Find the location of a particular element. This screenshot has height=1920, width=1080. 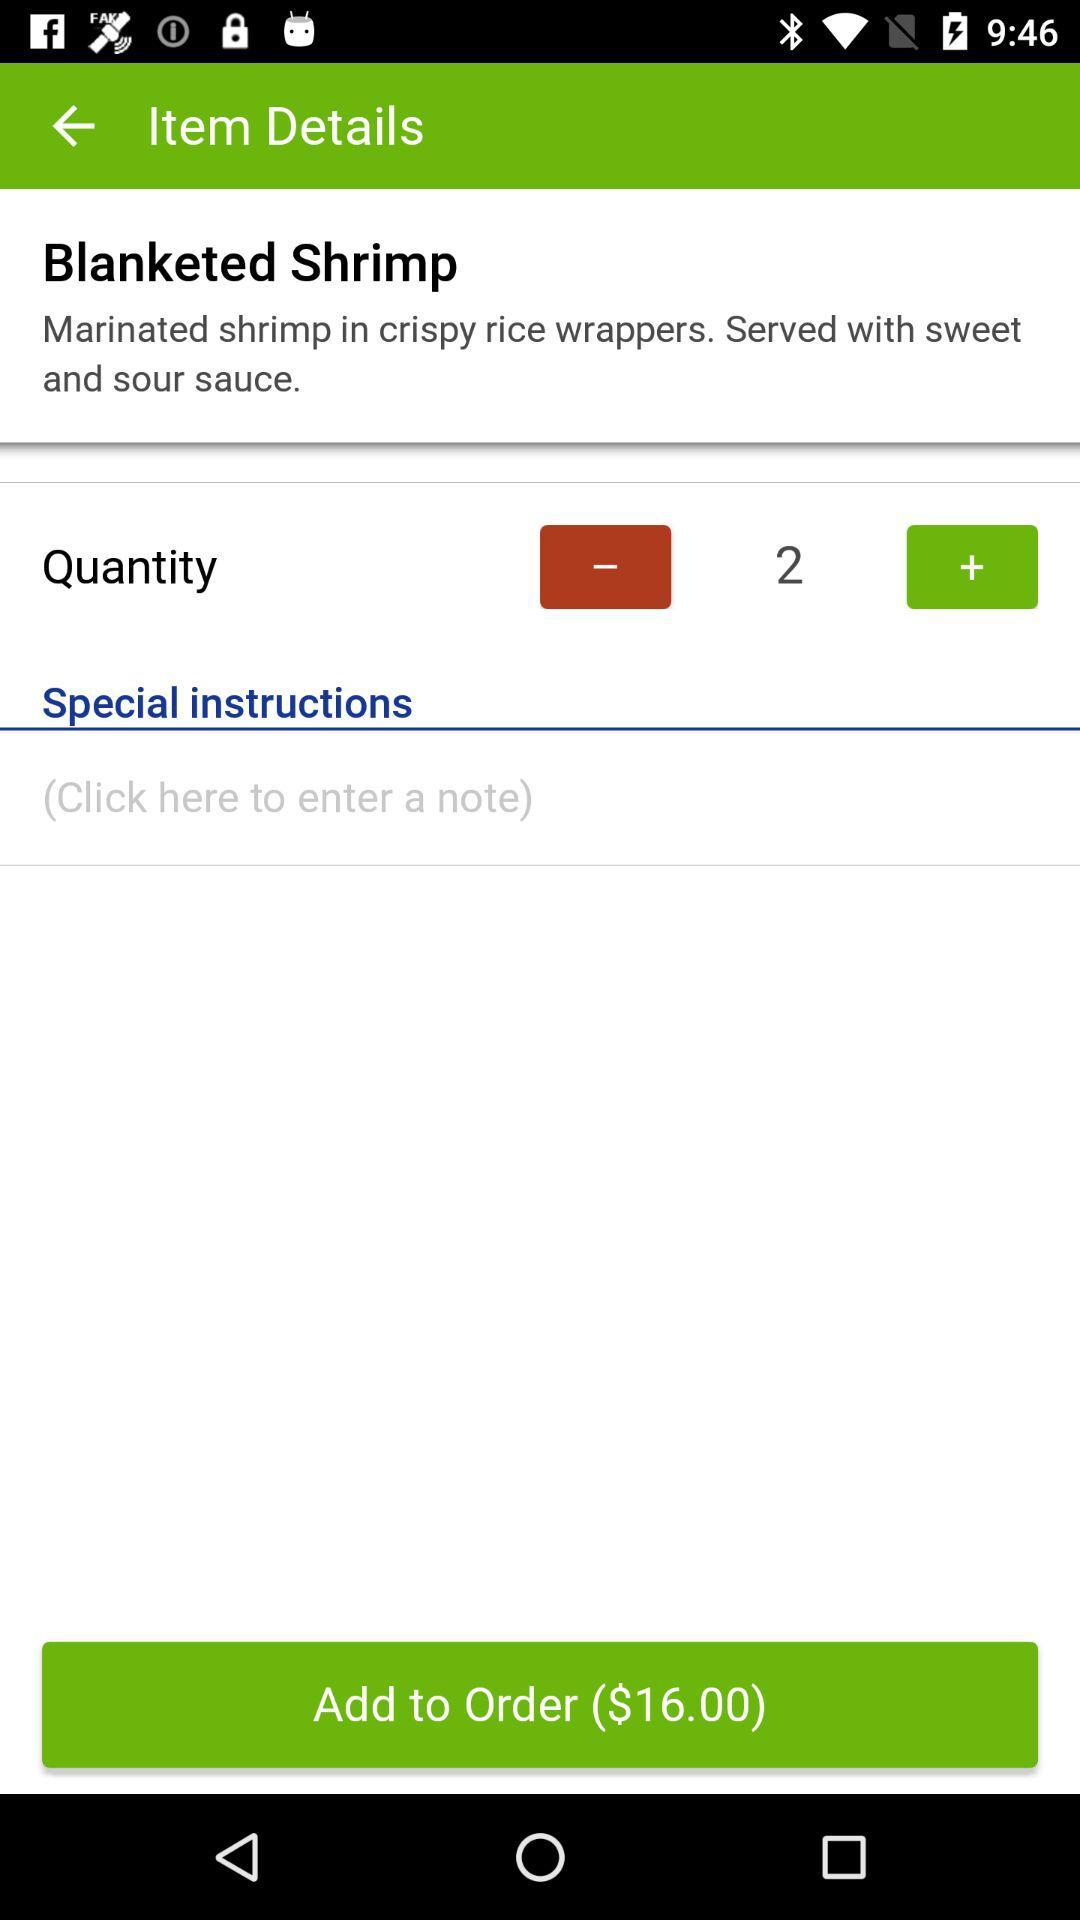

item to the left of item details icon is located at coordinates (72, 124).